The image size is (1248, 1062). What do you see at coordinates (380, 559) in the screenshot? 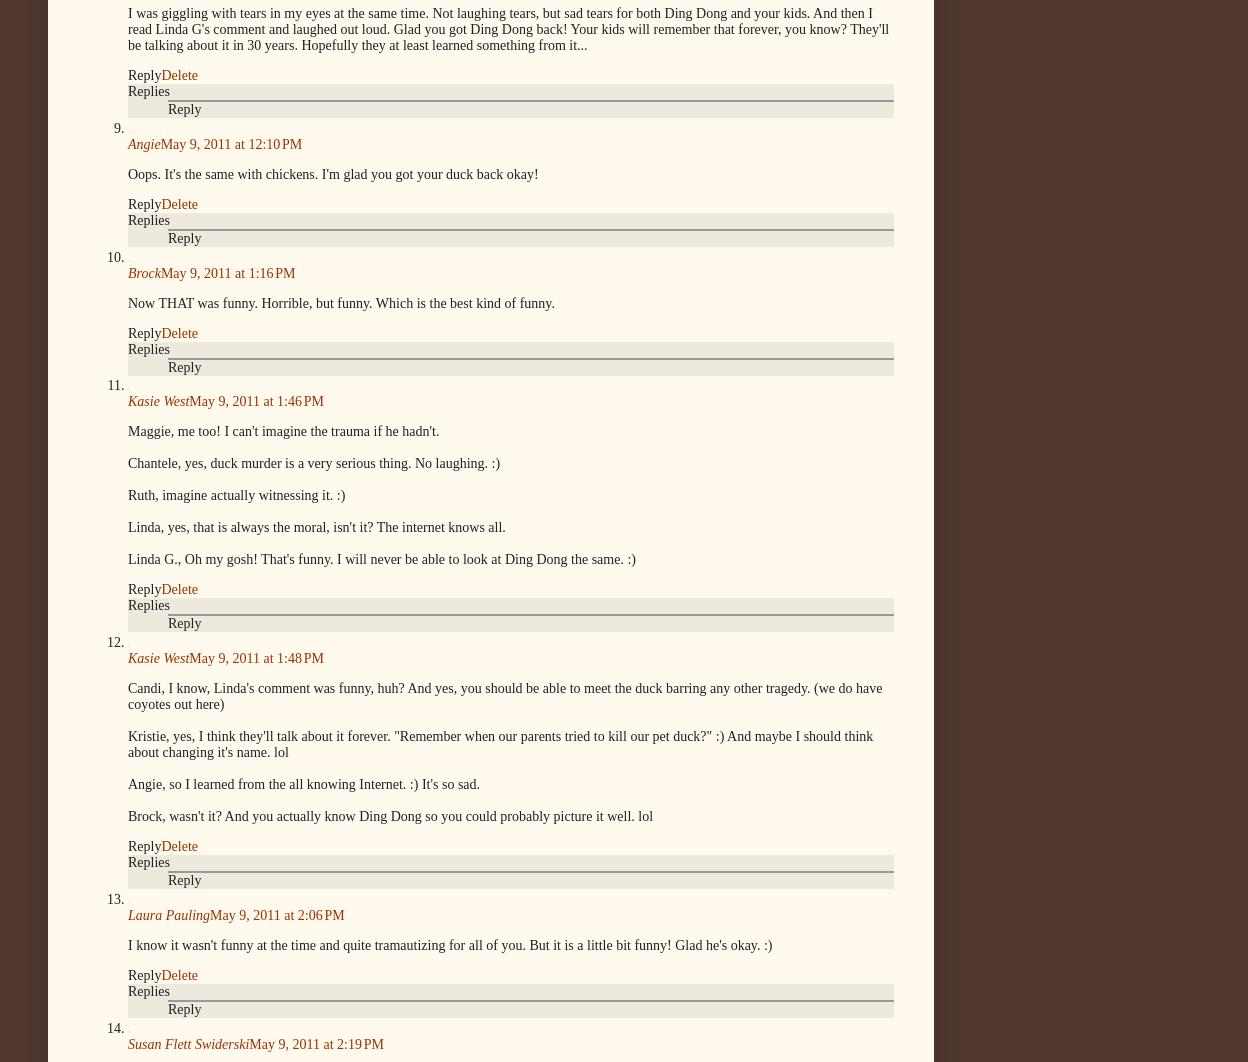
I see `'Linda G., Oh my gosh! That's funny. I will never be able to look at Ding Dong the same. :)'` at bounding box center [380, 559].